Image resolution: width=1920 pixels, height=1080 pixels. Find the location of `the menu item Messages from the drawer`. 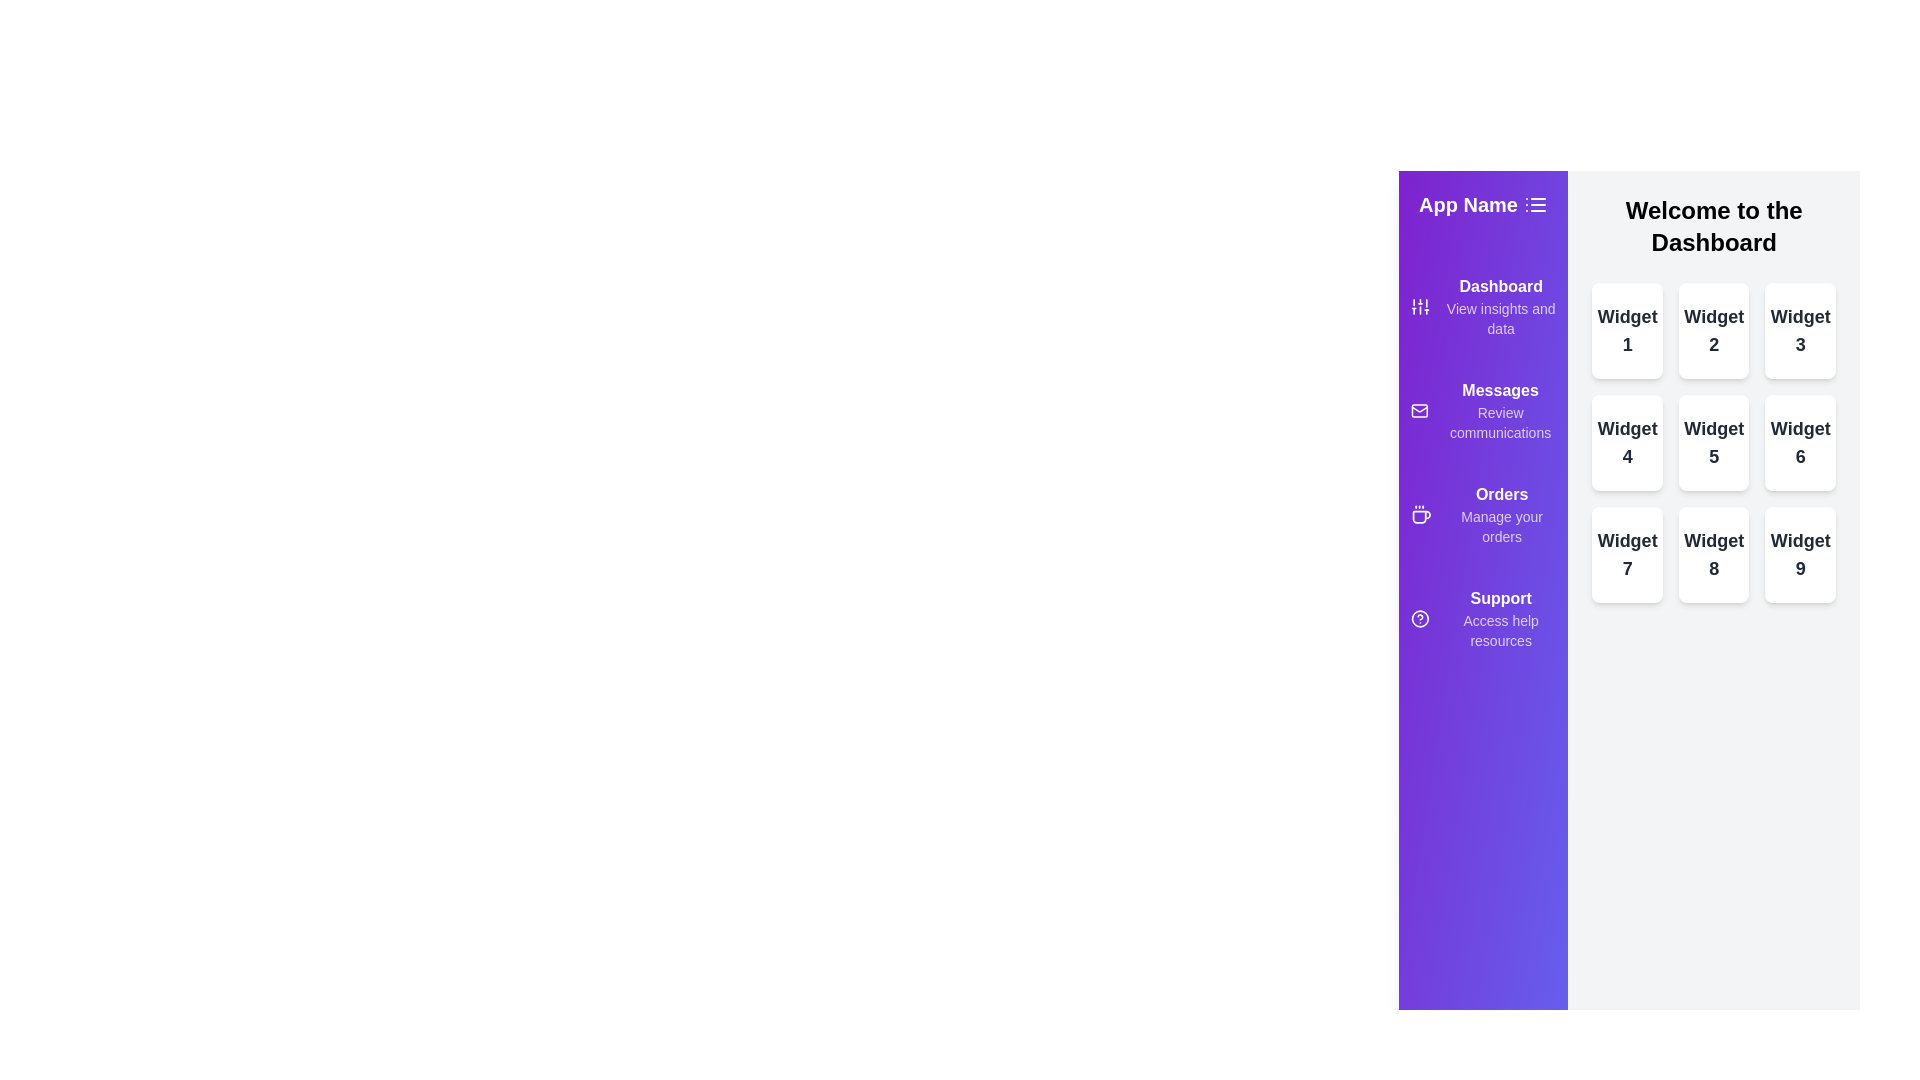

the menu item Messages from the drawer is located at coordinates (1483, 410).